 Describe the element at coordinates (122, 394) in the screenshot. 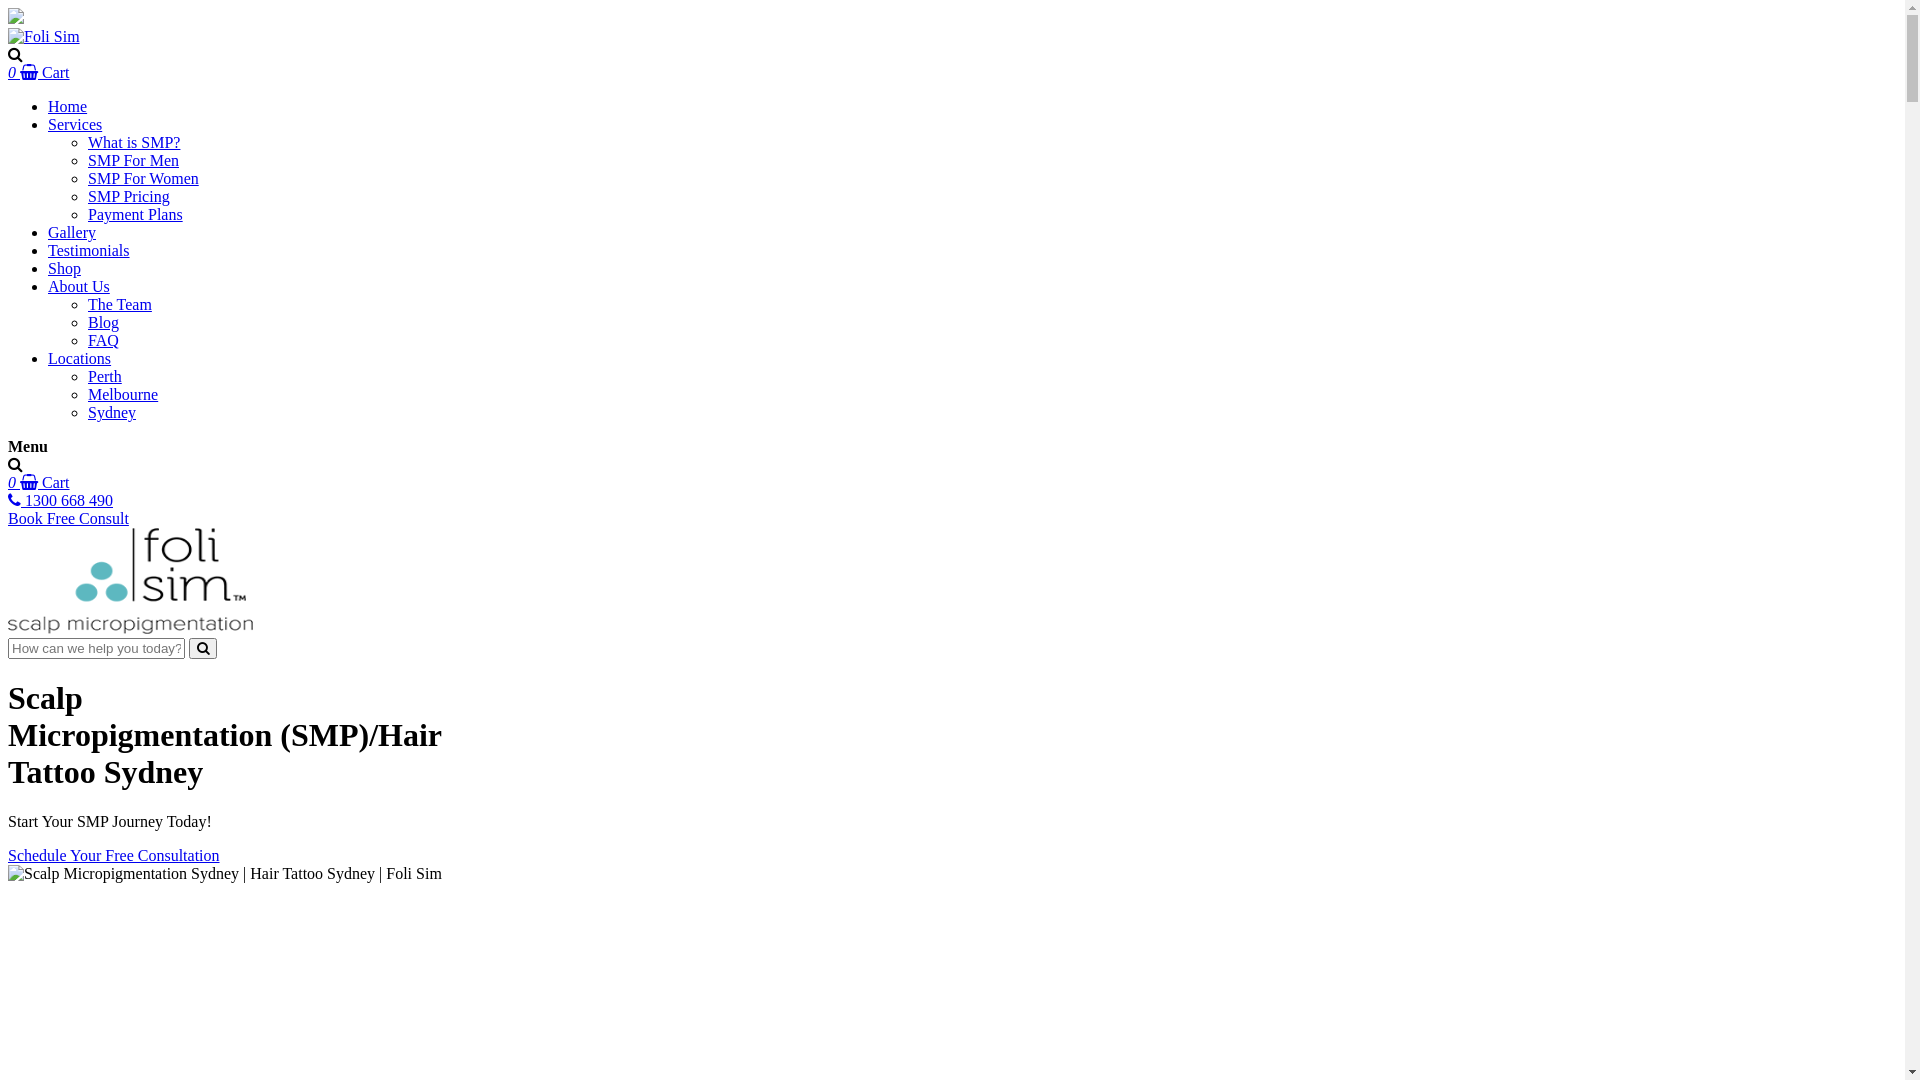

I see `'Melbourne'` at that location.